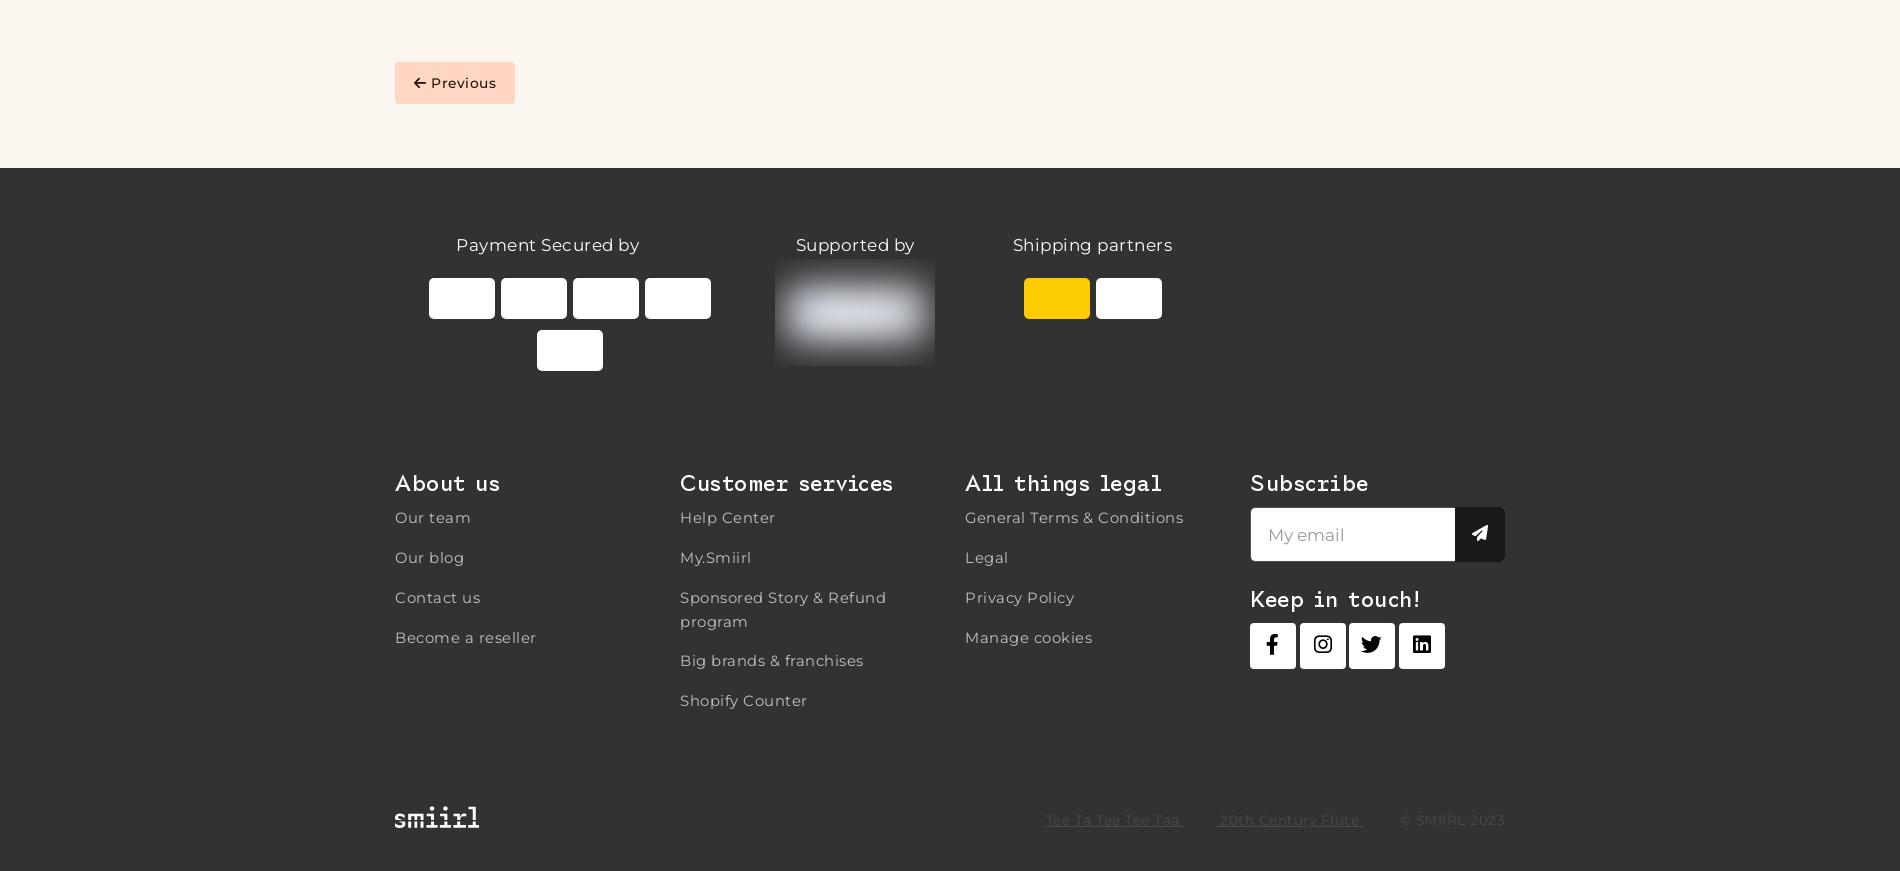 The image size is (1900, 871). What do you see at coordinates (432, 517) in the screenshot?
I see `'Our team'` at bounding box center [432, 517].